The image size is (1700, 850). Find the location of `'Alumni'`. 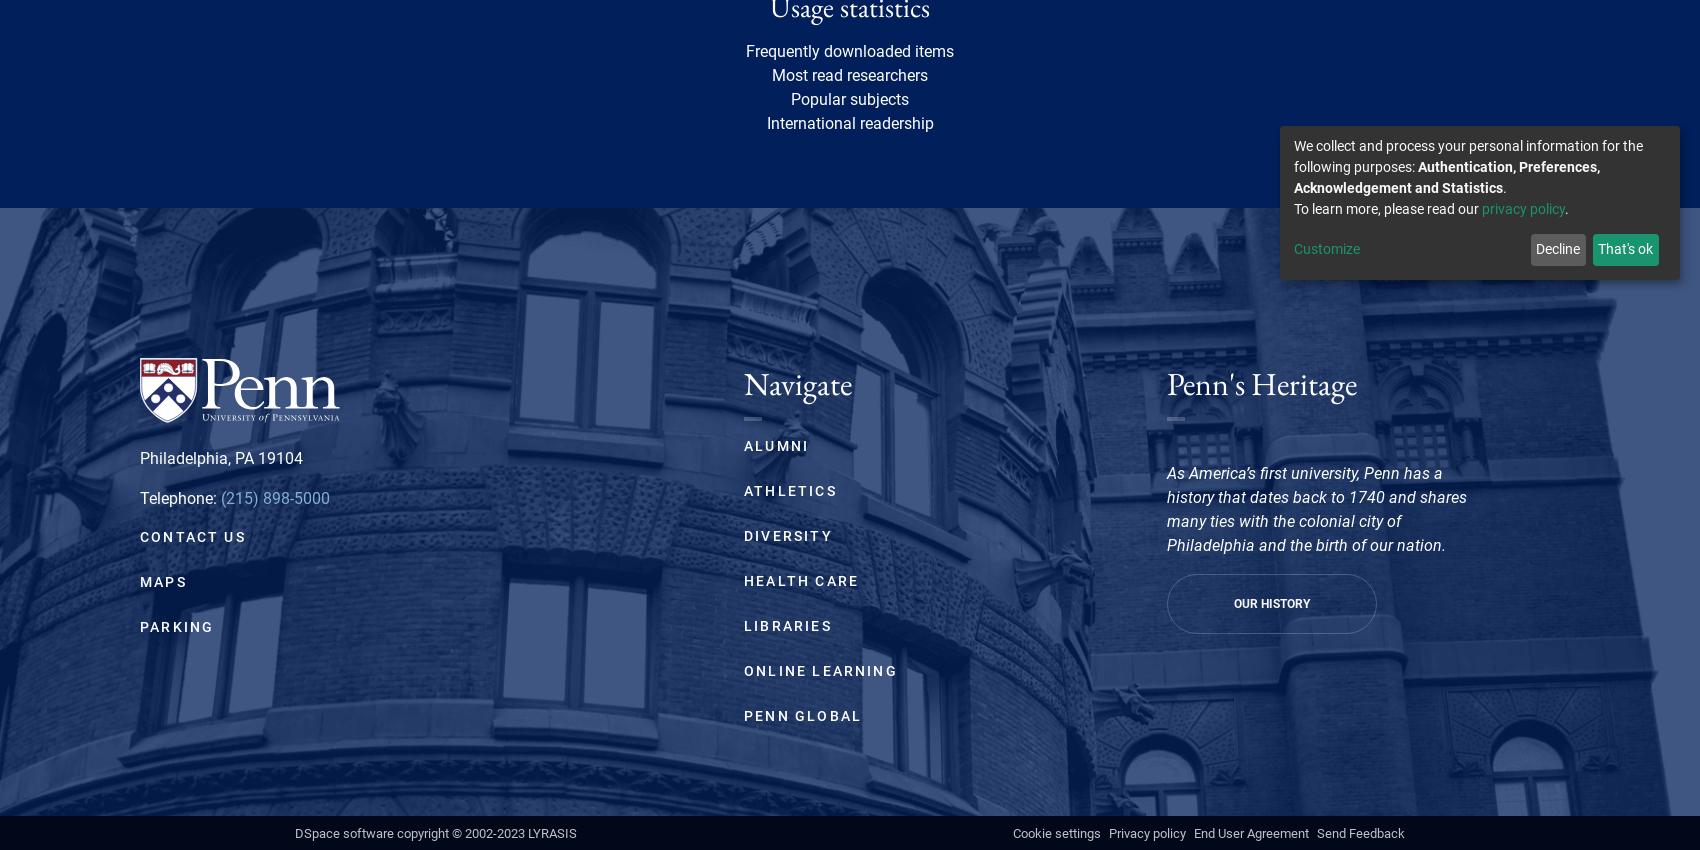

'Alumni' is located at coordinates (775, 443).